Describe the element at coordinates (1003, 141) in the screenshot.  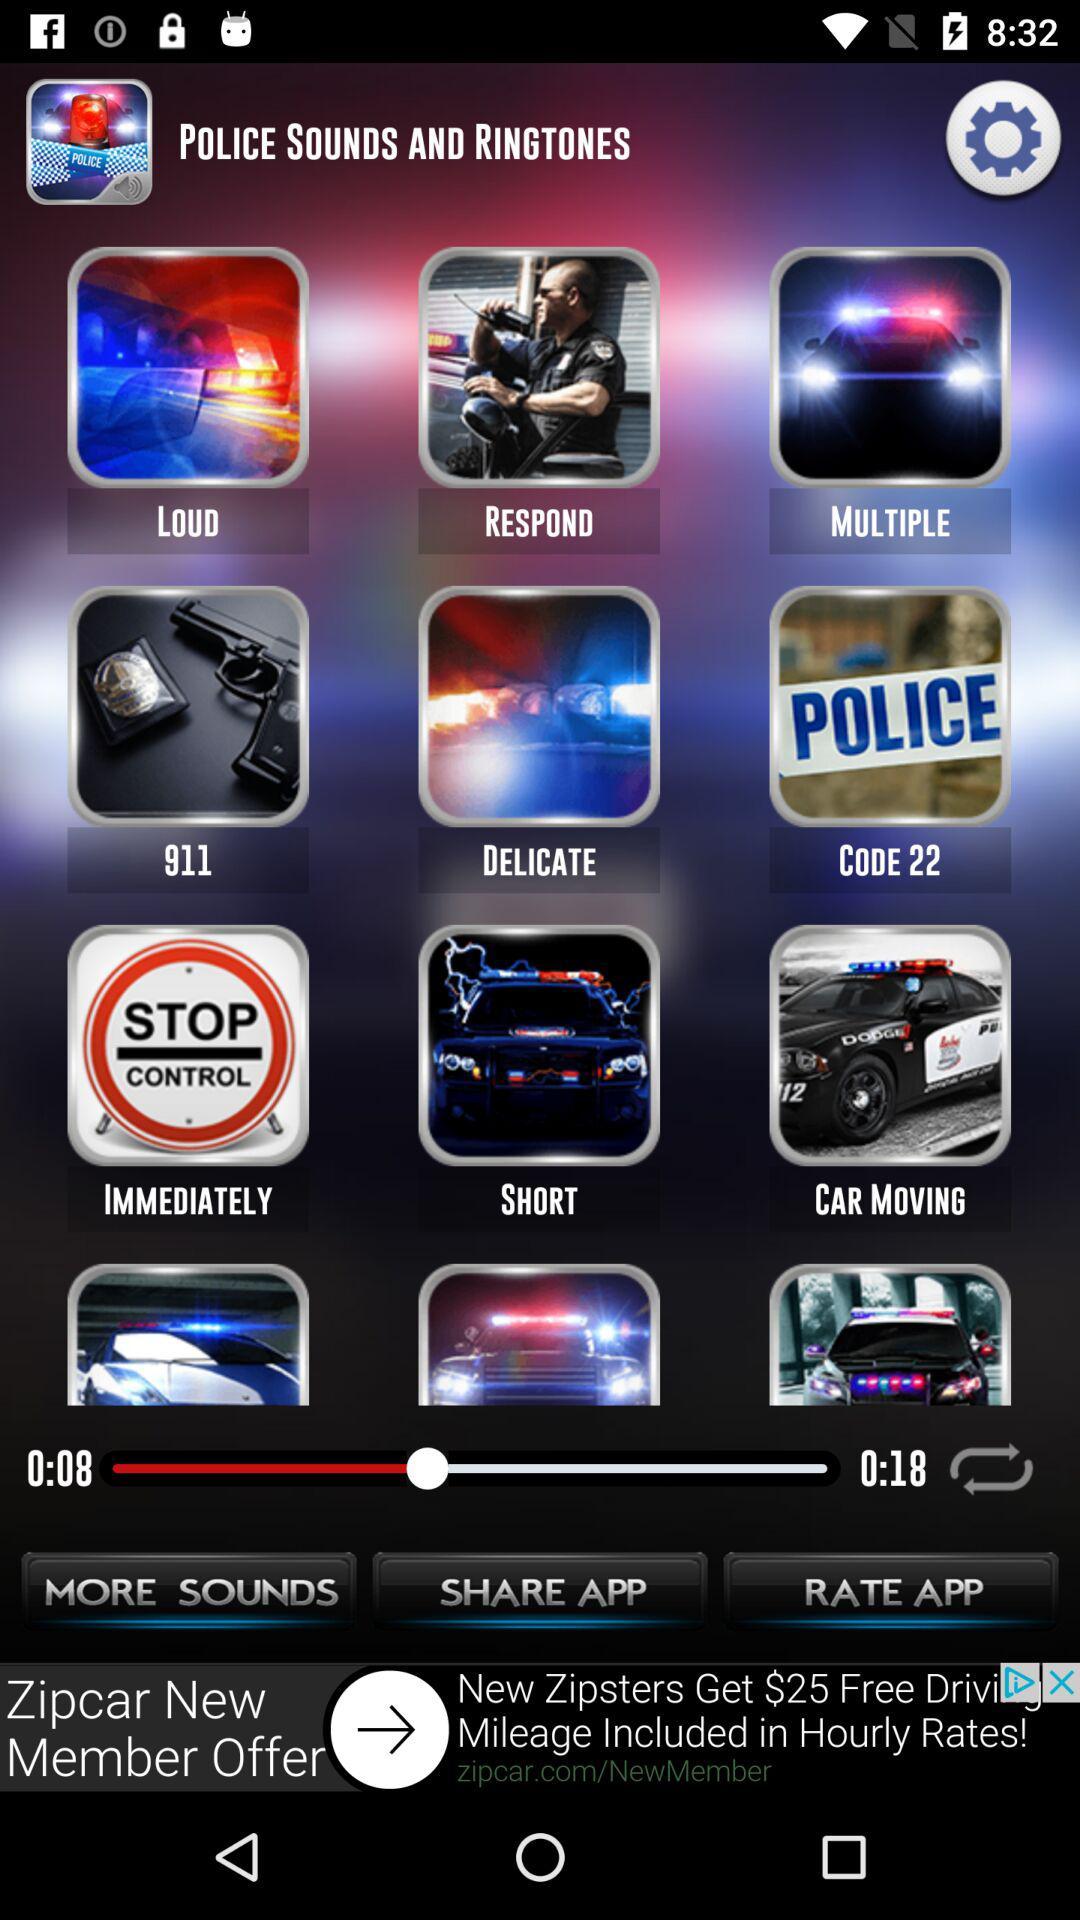
I see `settings icon on the top most right corner of the page` at that location.